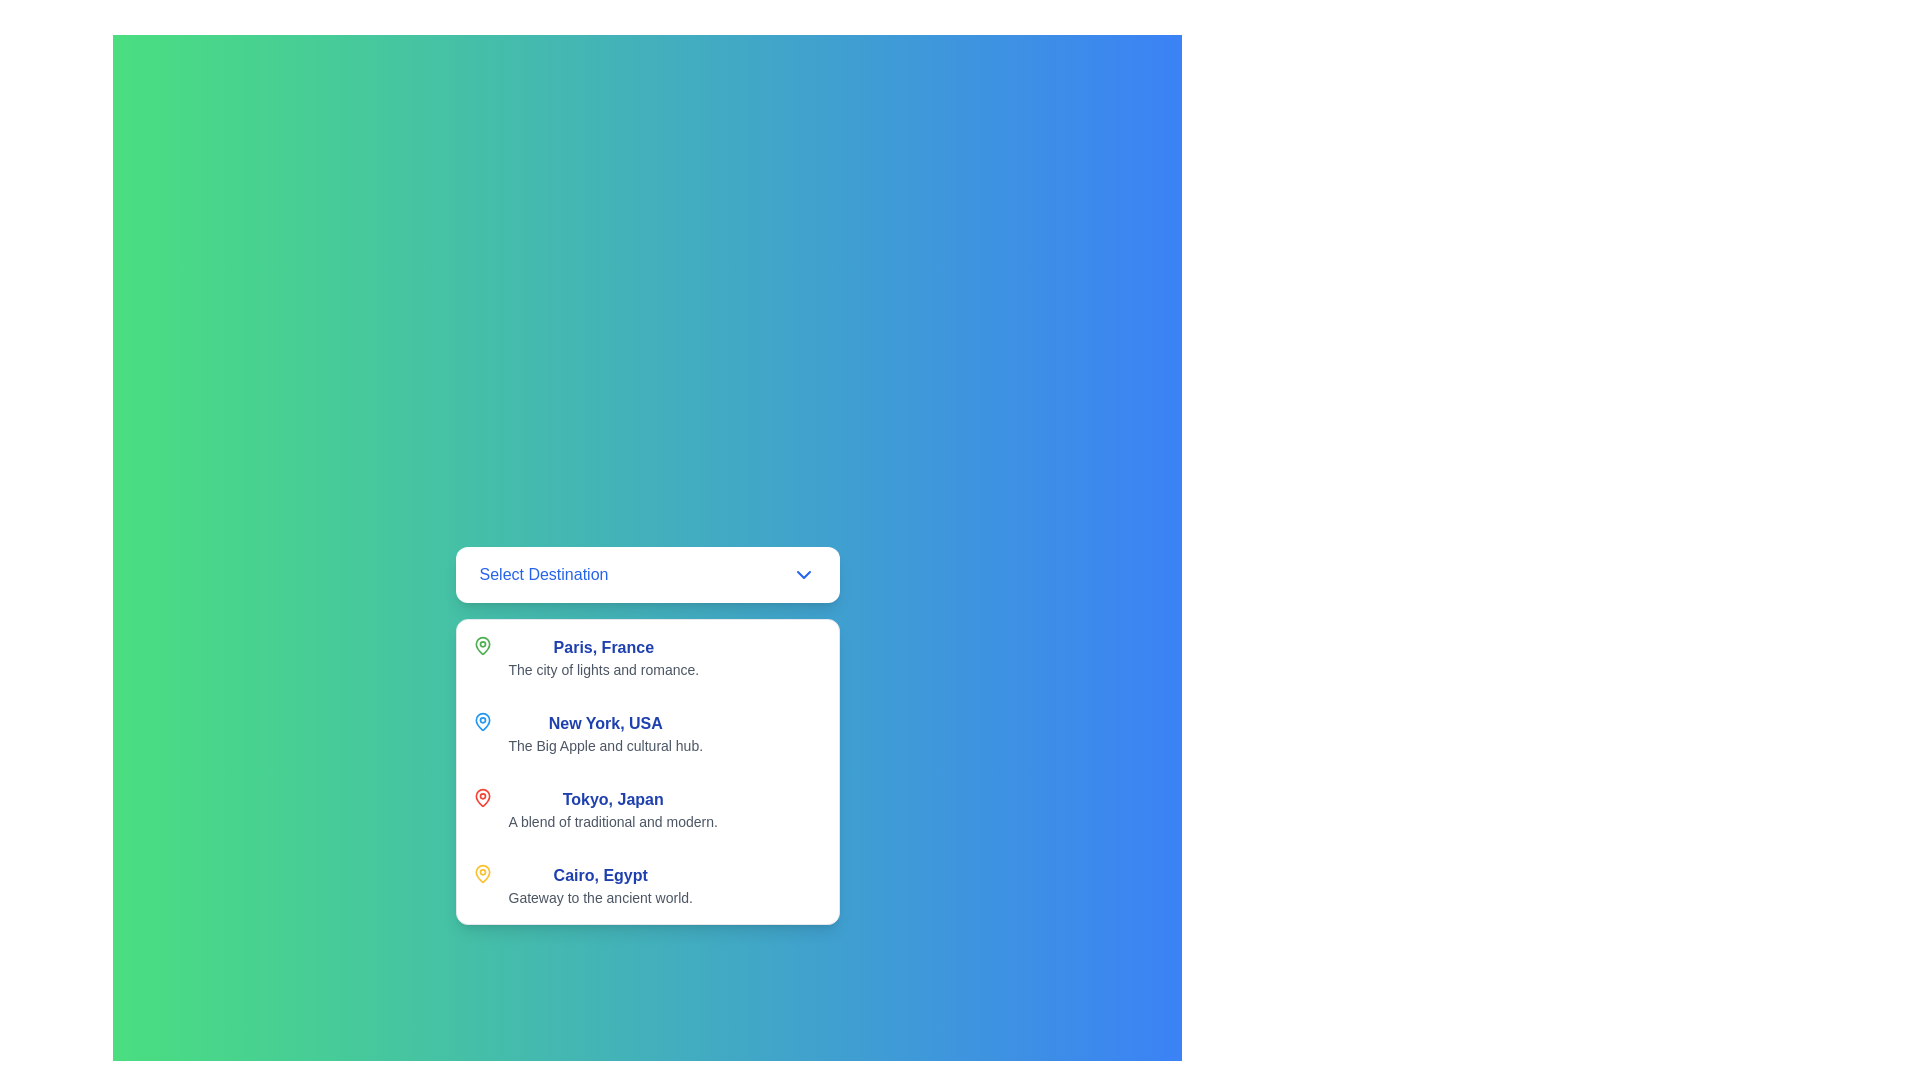 The image size is (1920, 1080). What do you see at coordinates (647, 885) in the screenshot?
I see `the list item representing the option 'Cairo, Egypt' located at the bottom of the dropdown menu` at bounding box center [647, 885].